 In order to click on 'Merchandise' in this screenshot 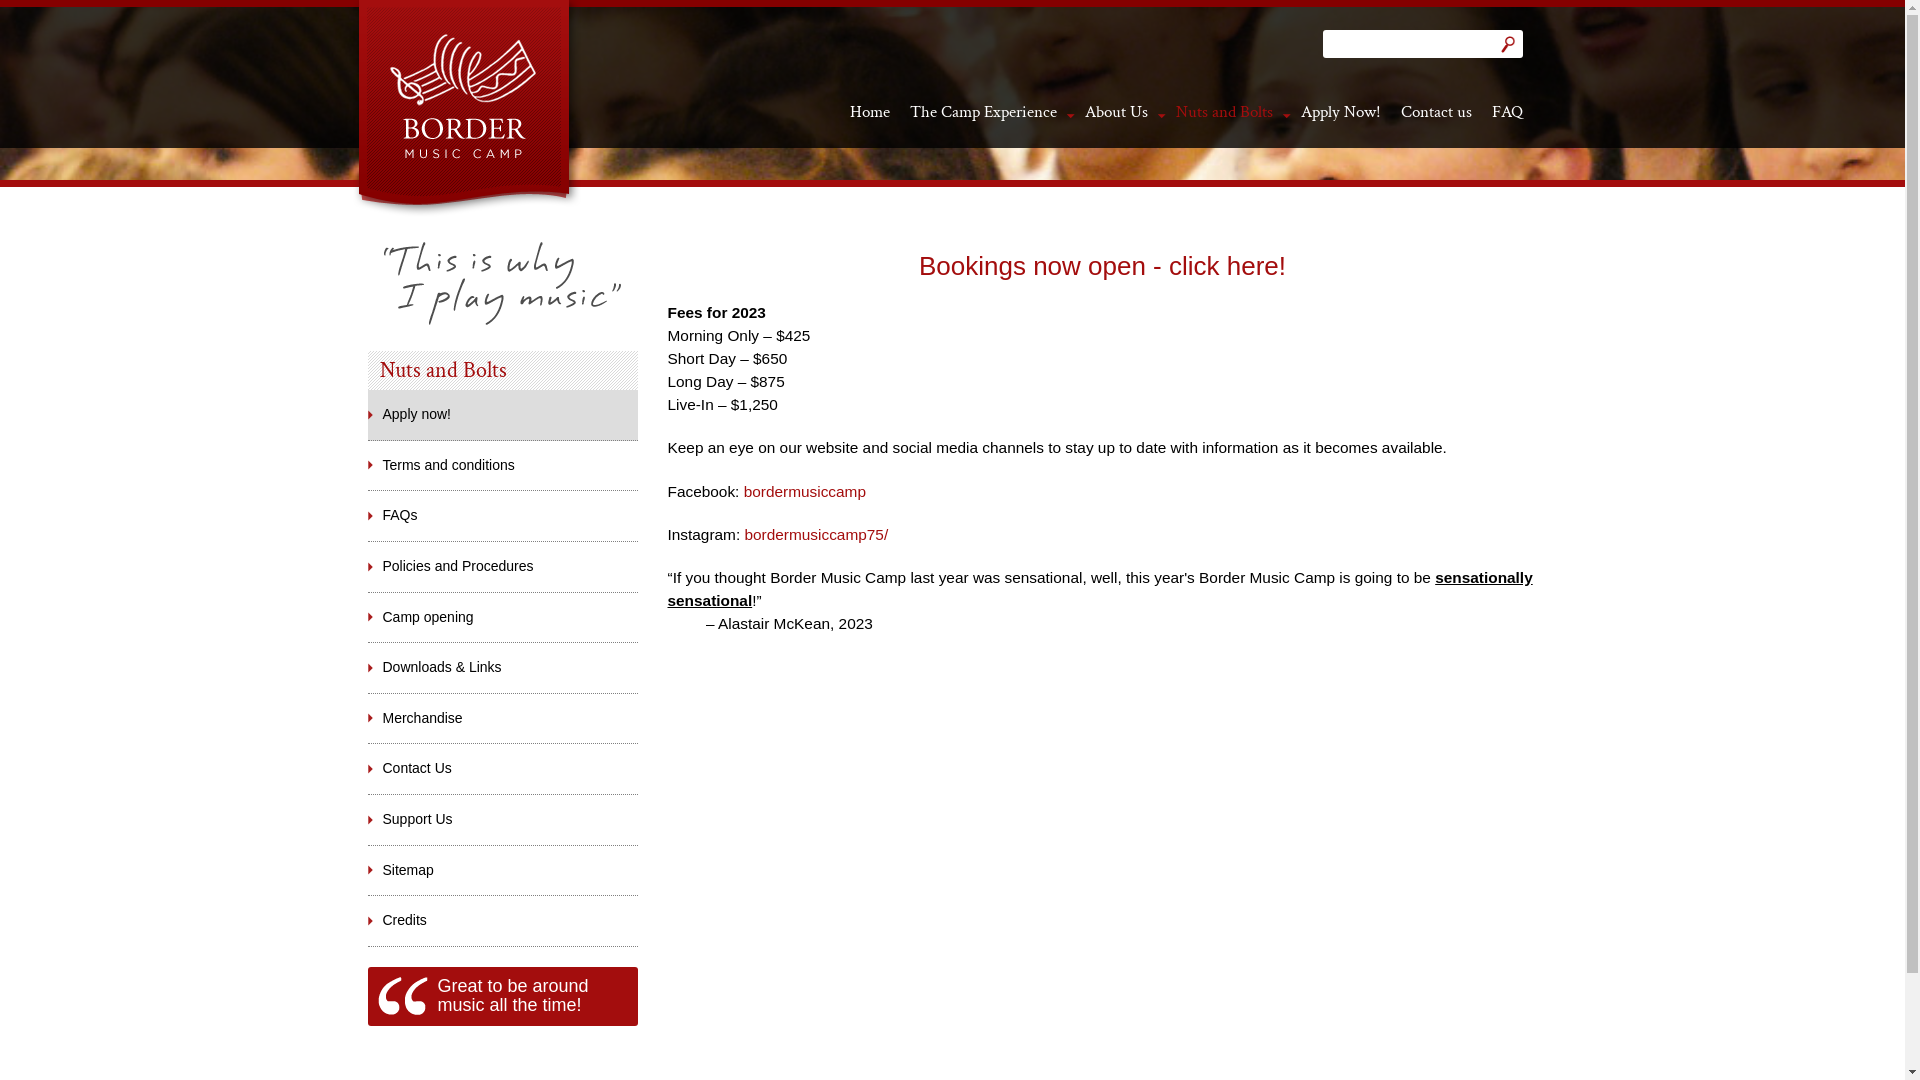, I will do `click(503, 717)`.